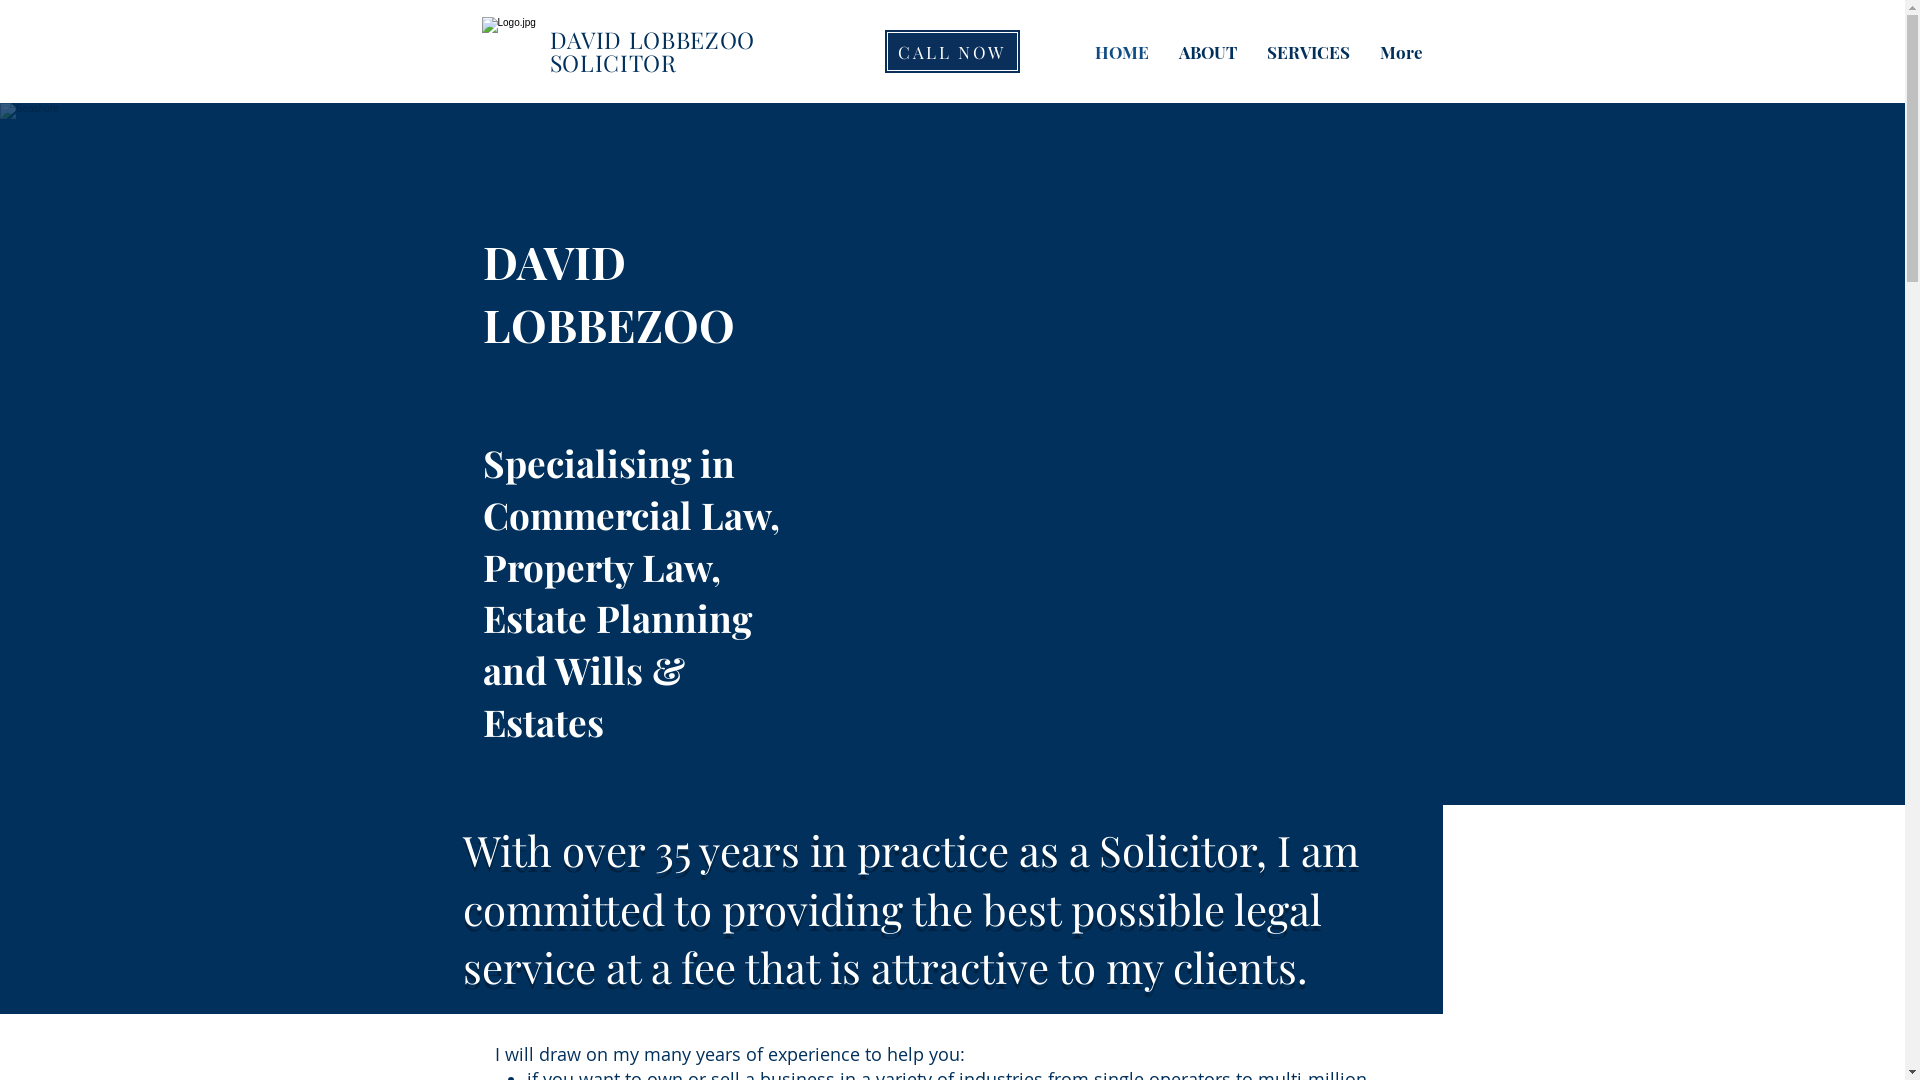 The image size is (1920, 1080). What do you see at coordinates (1122, 50) in the screenshot?
I see `'HOME'` at bounding box center [1122, 50].